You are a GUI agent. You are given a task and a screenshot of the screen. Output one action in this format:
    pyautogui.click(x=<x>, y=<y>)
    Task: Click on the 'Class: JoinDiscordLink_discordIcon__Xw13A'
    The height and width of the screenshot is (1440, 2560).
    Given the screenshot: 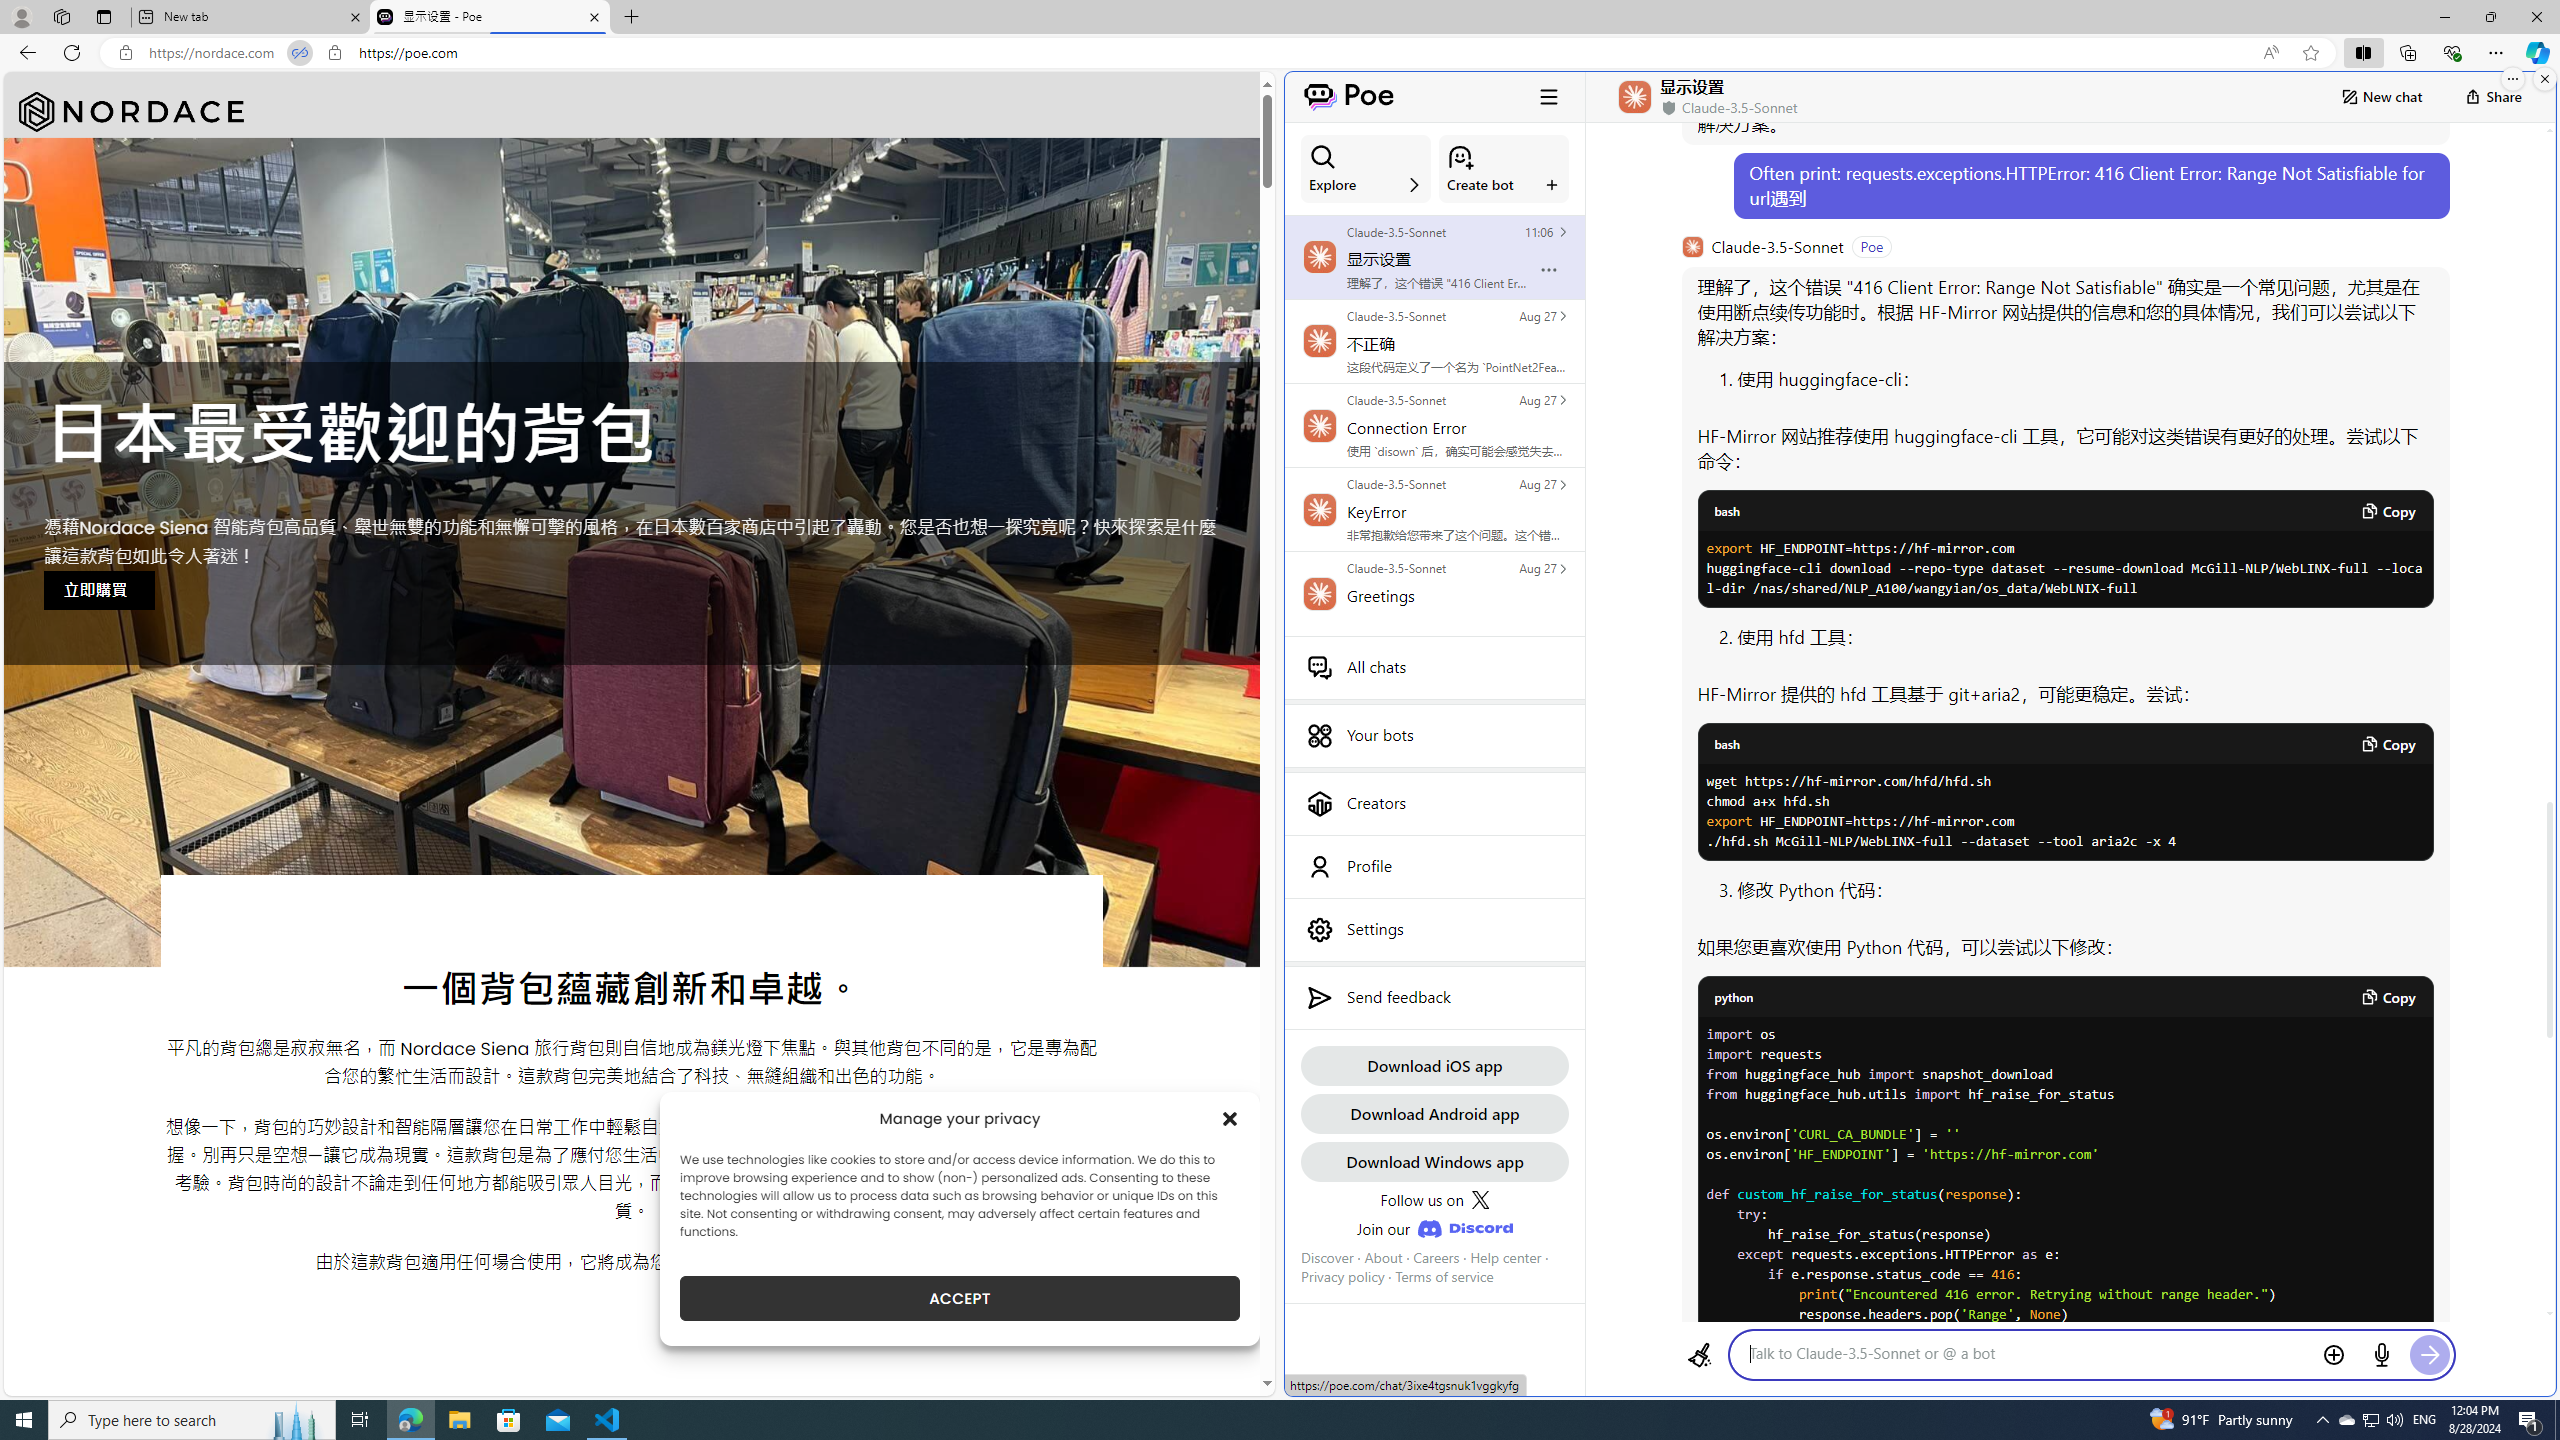 What is the action you would take?
    pyautogui.click(x=1464, y=1229)
    